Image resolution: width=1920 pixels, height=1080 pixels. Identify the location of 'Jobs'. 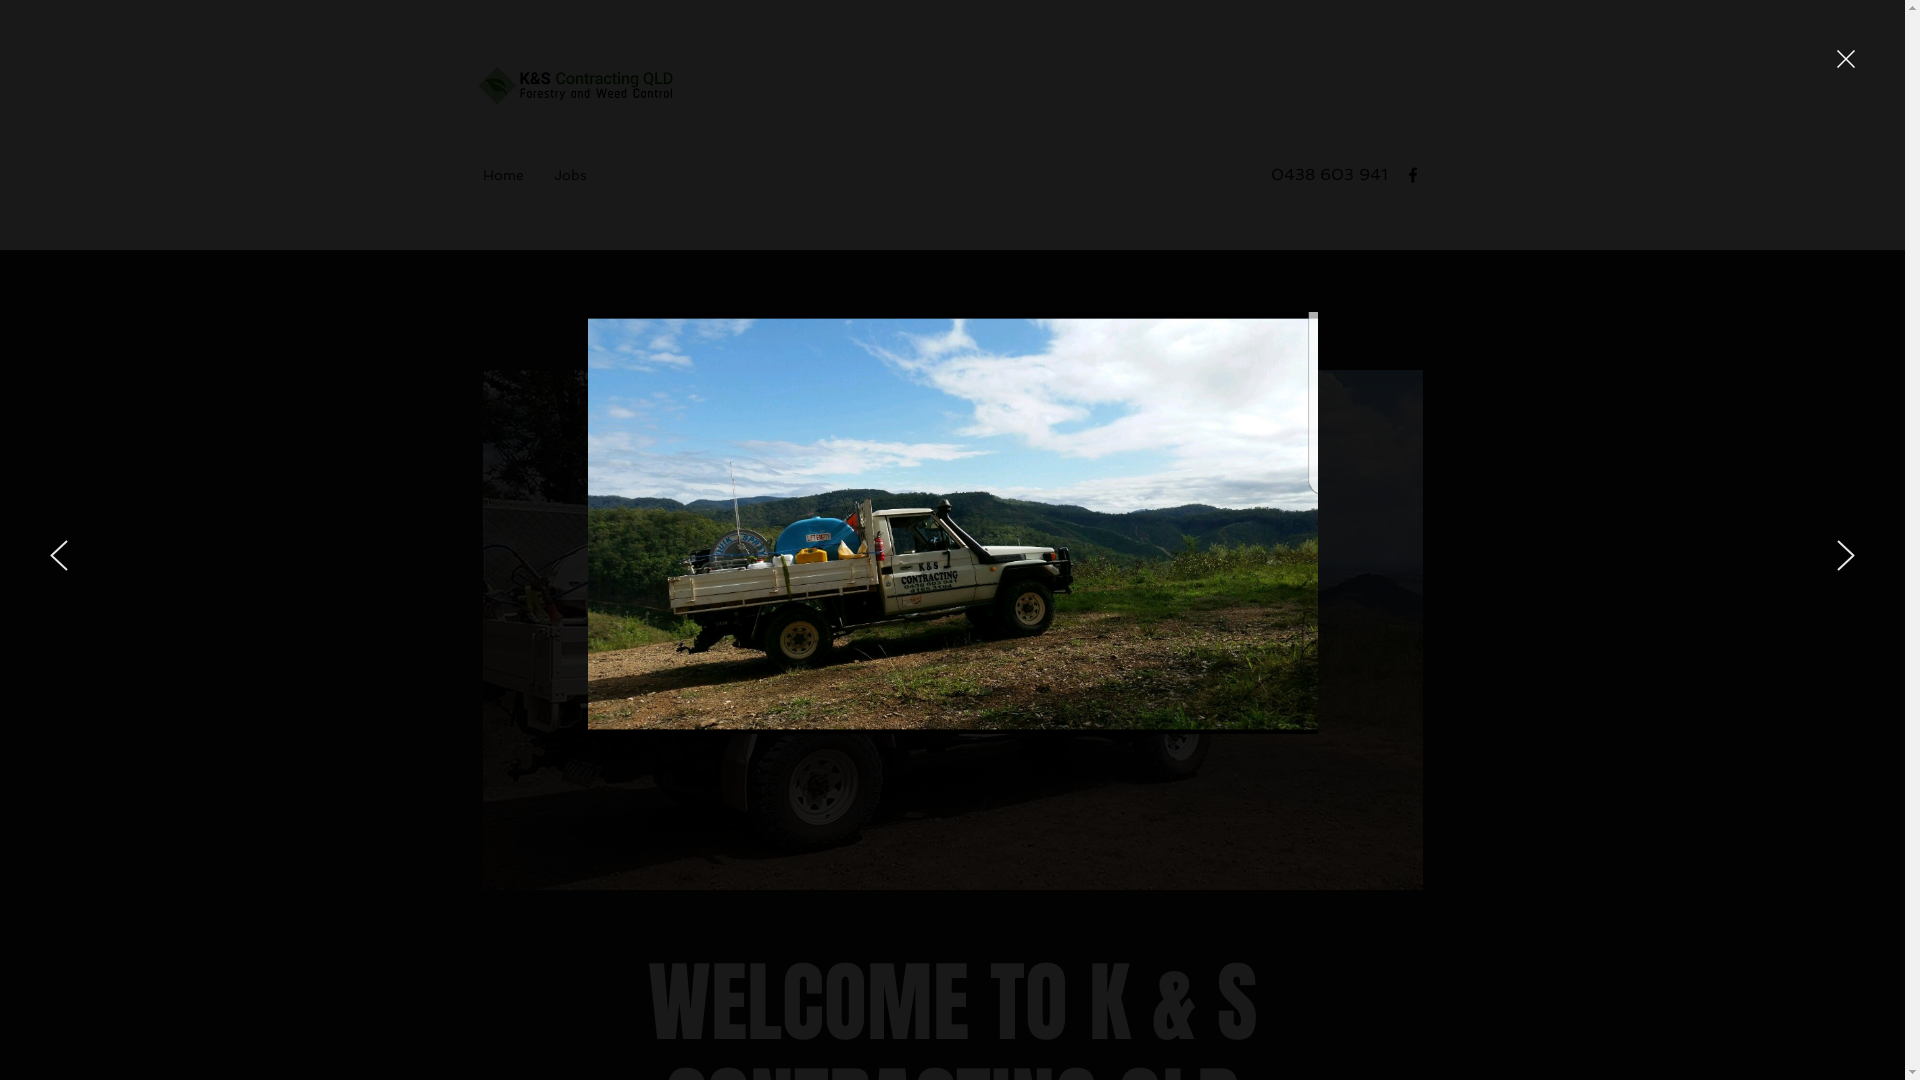
(568, 173).